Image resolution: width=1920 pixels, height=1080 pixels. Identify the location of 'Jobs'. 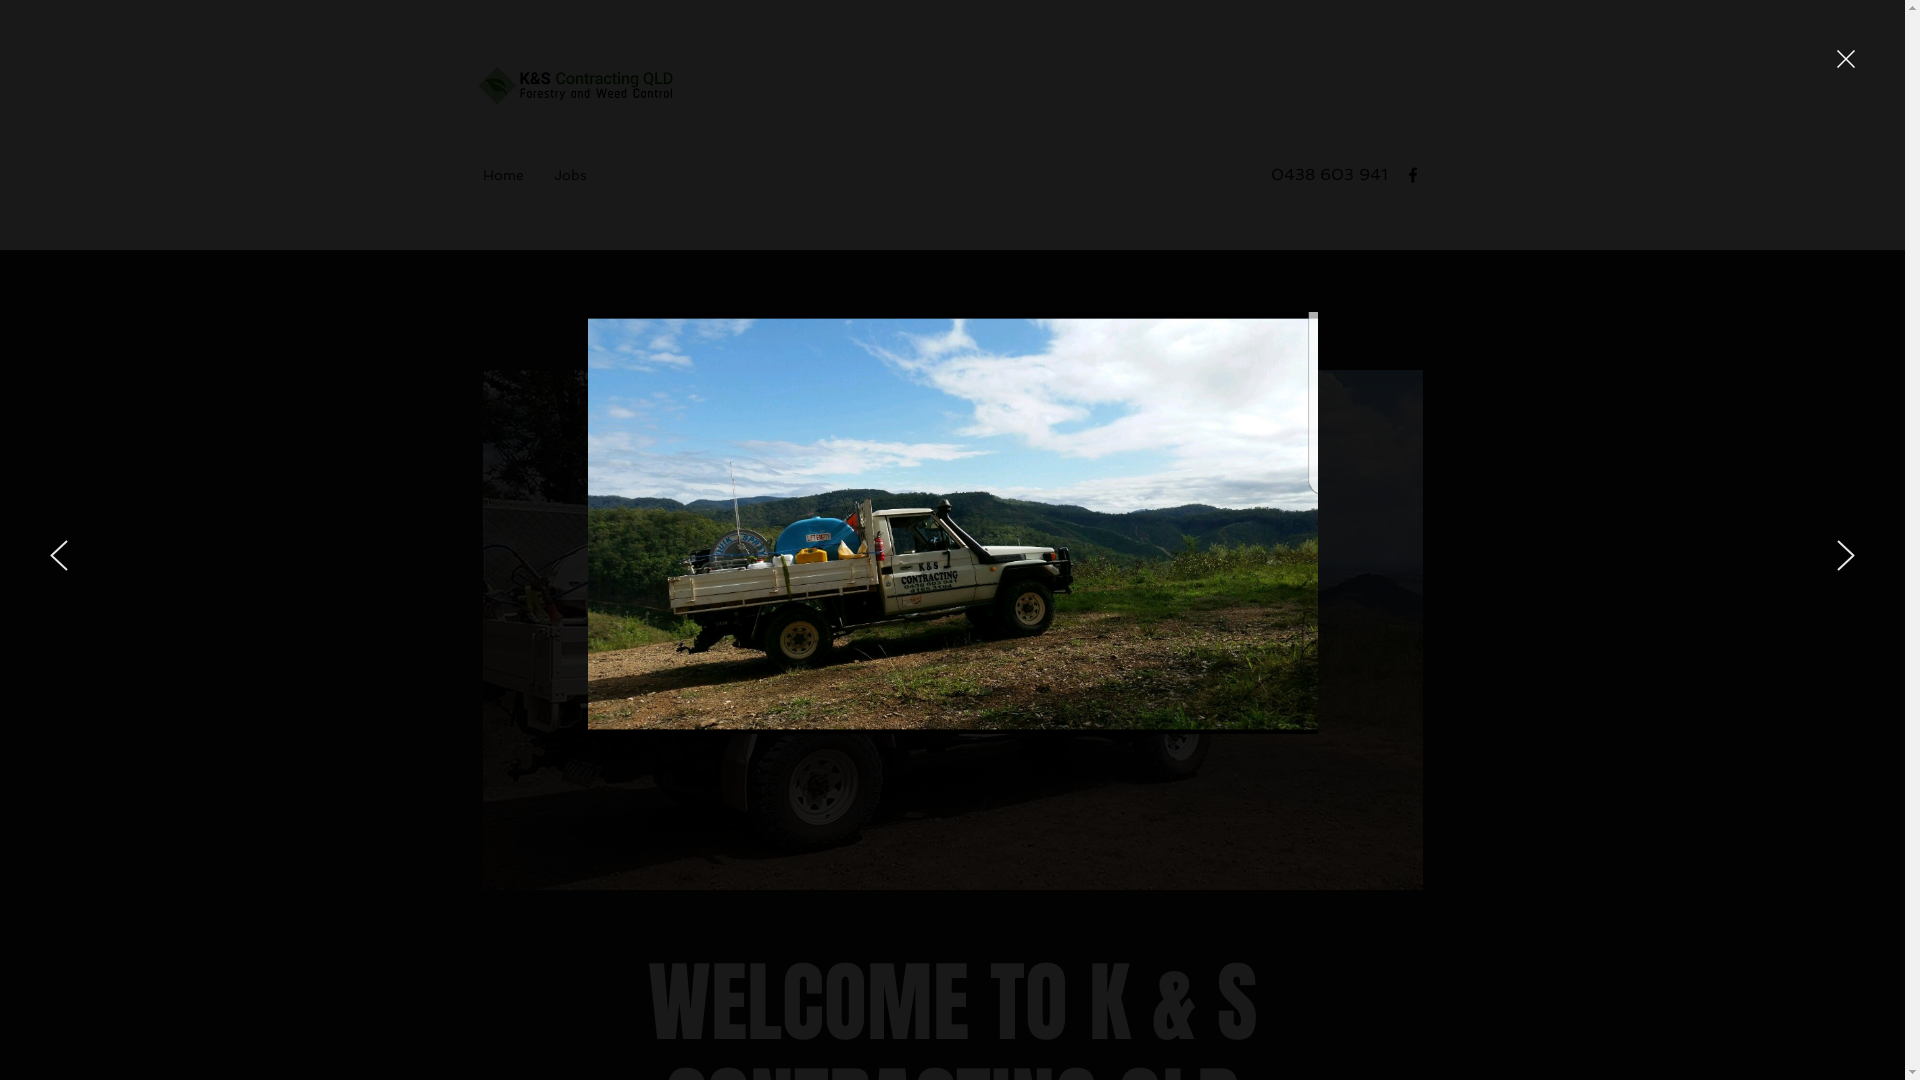
(568, 173).